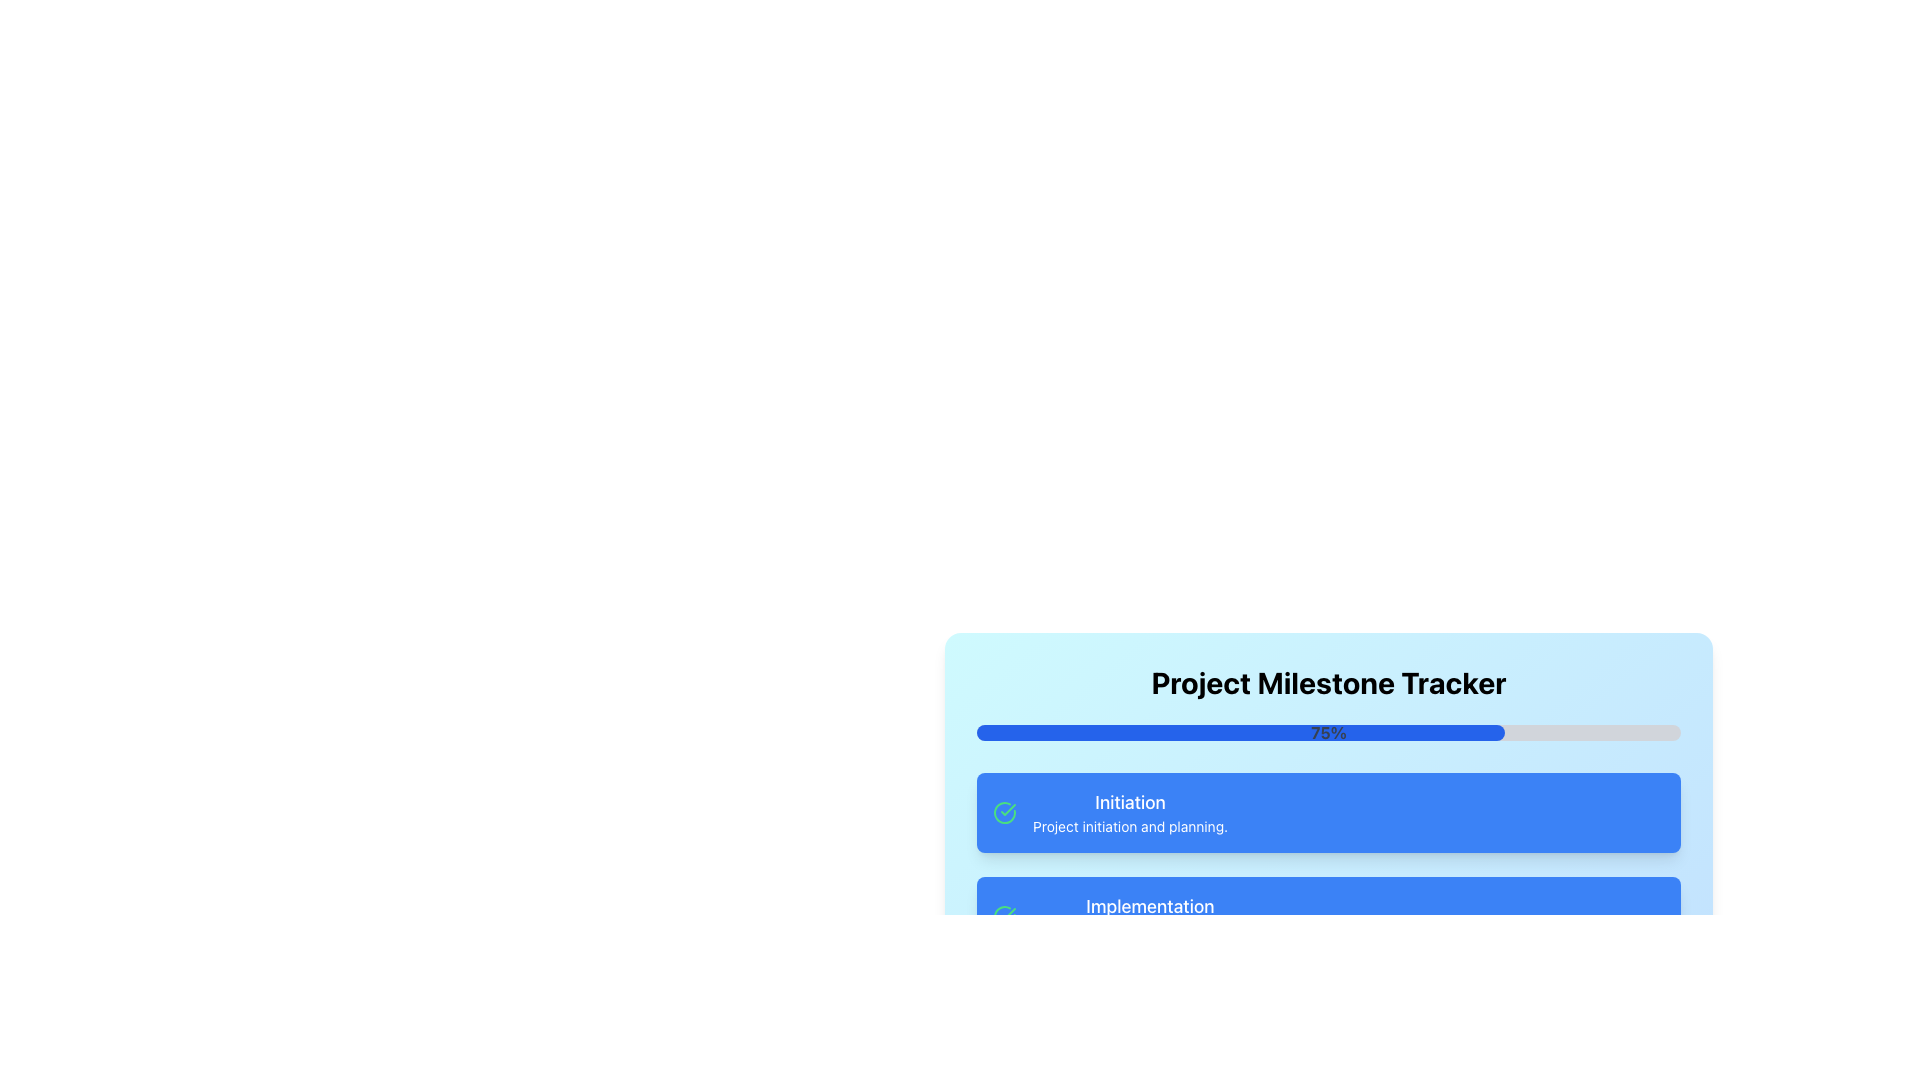 The height and width of the screenshot is (1080, 1920). Describe the element at coordinates (1329, 917) in the screenshot. I see `the panel titled 'Implementation' which displays the subtitle 'Feature development and execution.'` at that location.